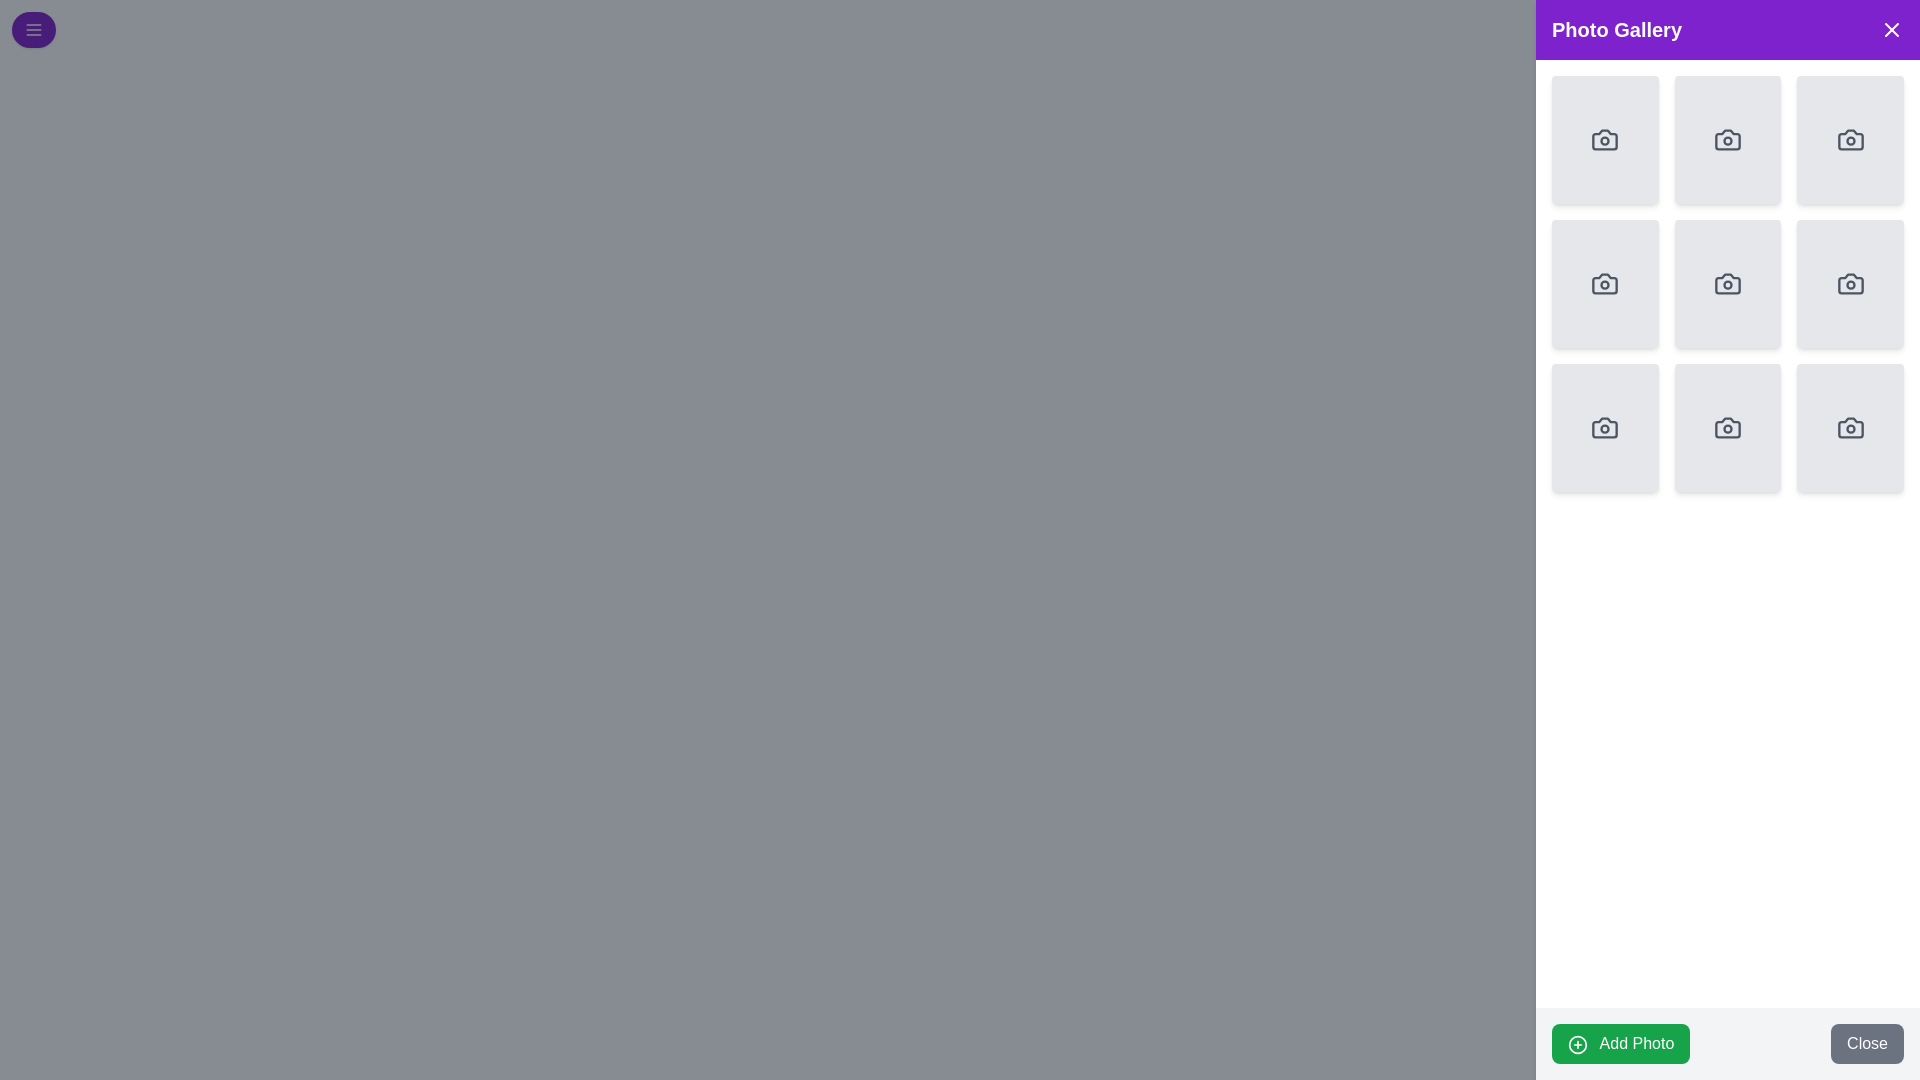 This screenshot has height=1080, width=1920. I want to click on the camera icon in the middle row, second item of the photo gallery grid, which represents the option to add or manage a photo, so click(1727, 427).